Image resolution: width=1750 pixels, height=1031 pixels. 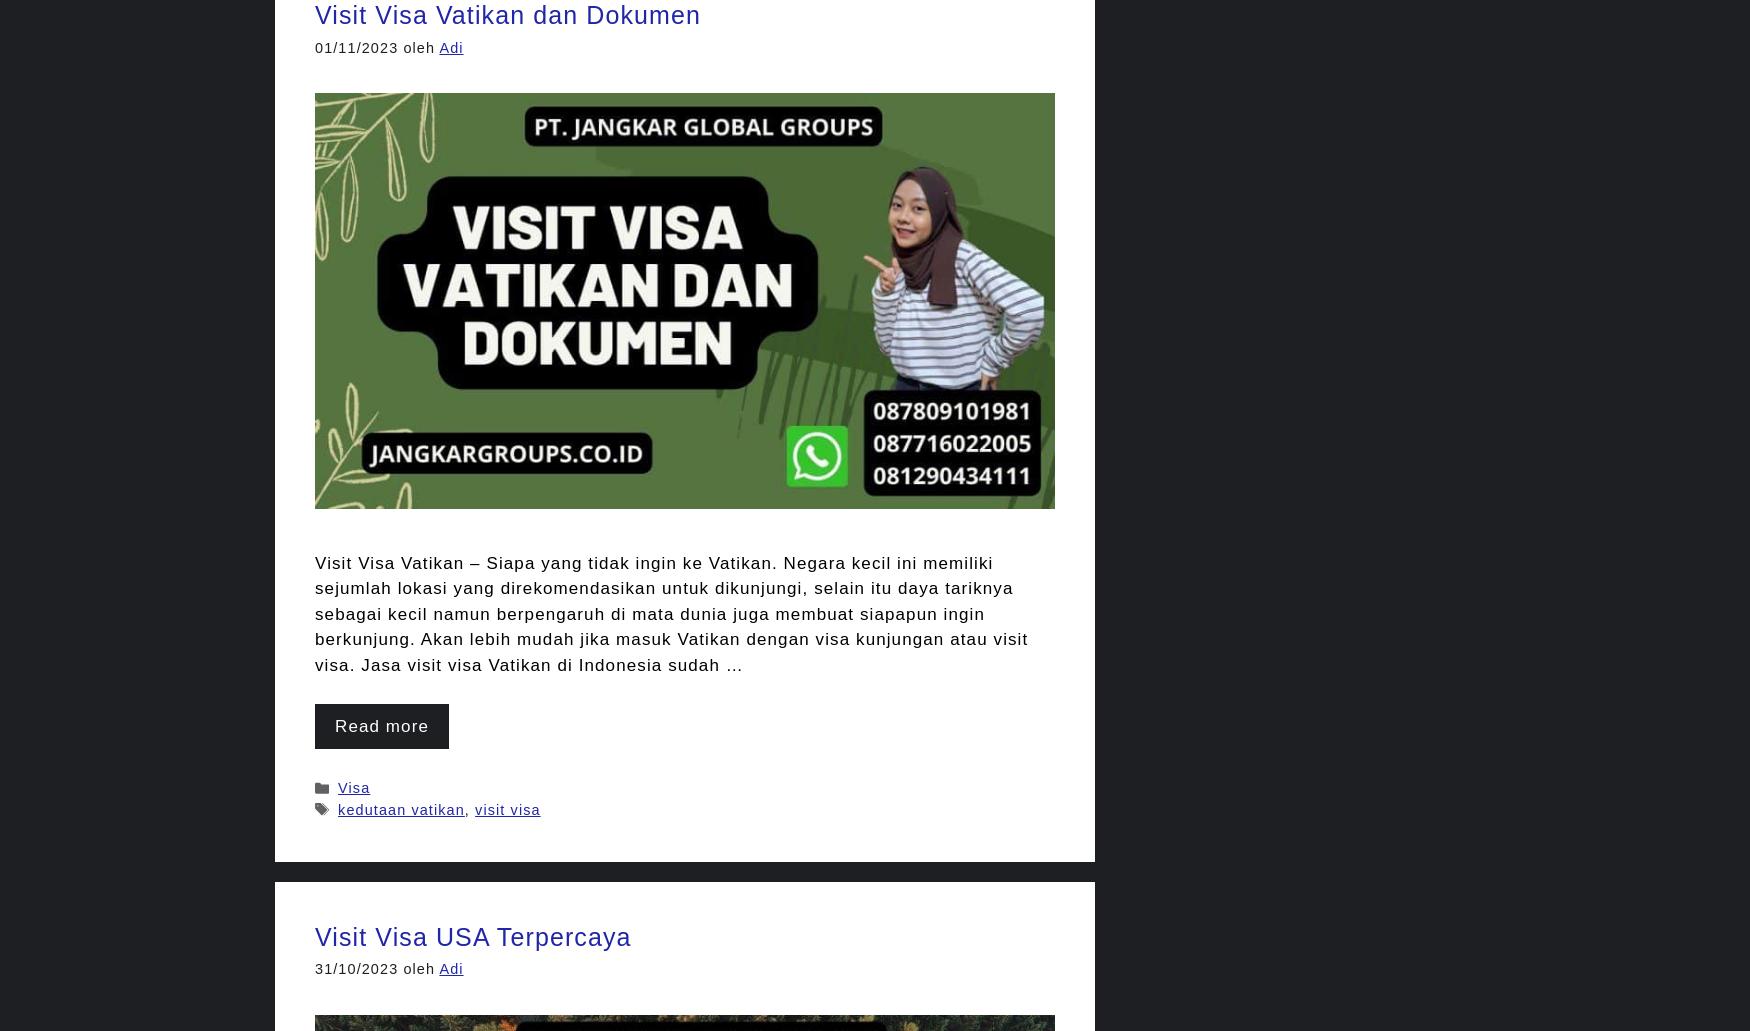 I want to click on 'Visit Visa Vatikan dan Dokumen', so click(x=506, y=14).